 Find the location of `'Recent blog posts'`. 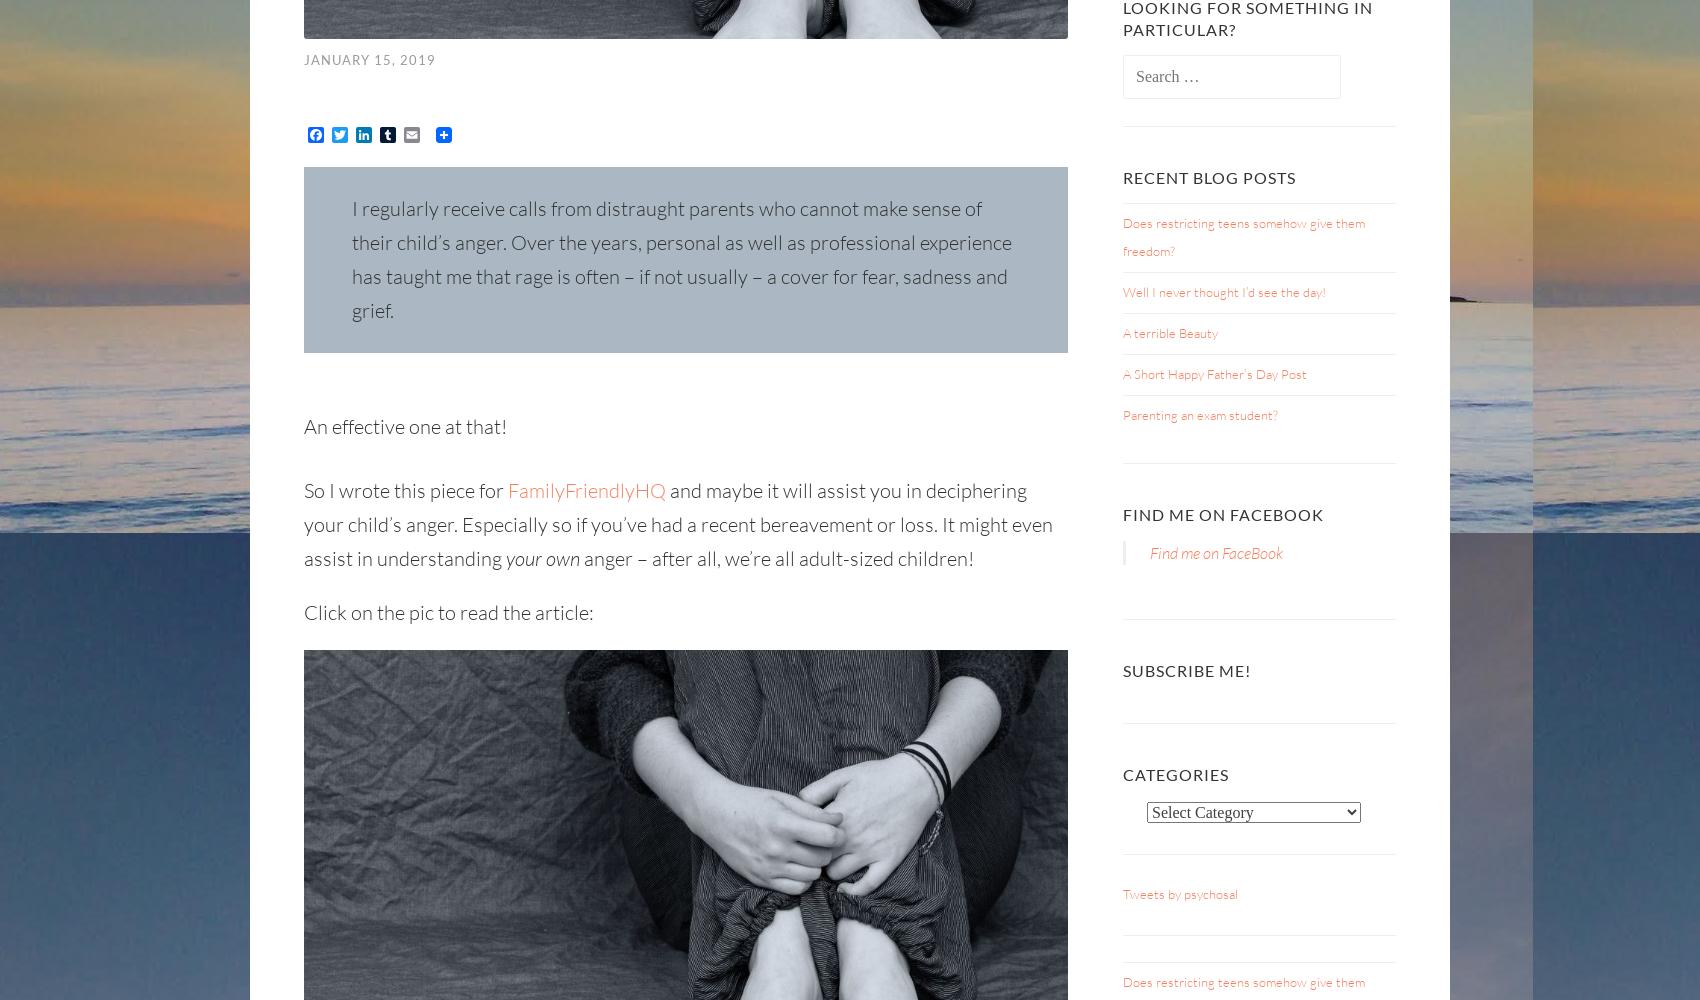

'Recent blog posts' is located at coordinates (1123, 177).